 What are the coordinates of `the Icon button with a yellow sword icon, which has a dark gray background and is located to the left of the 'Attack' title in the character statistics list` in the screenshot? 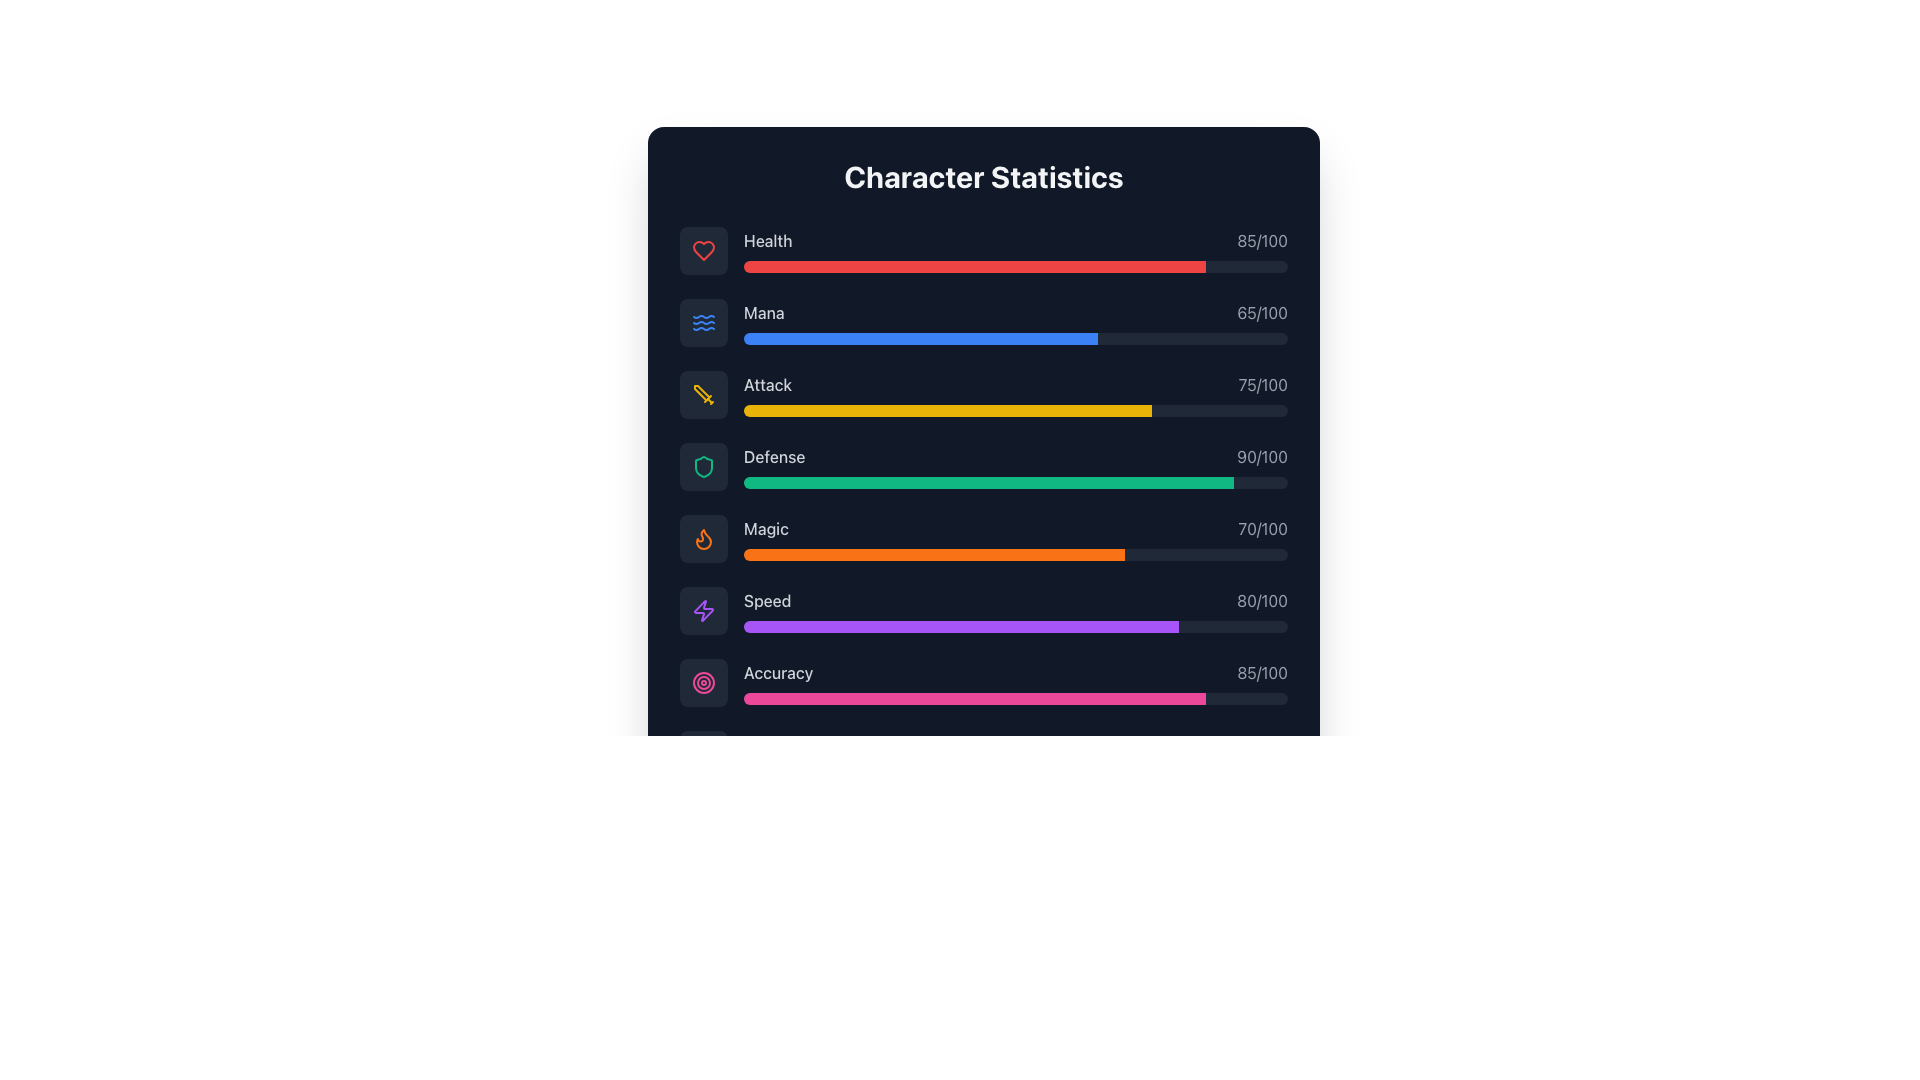 It's located at (704, 394).